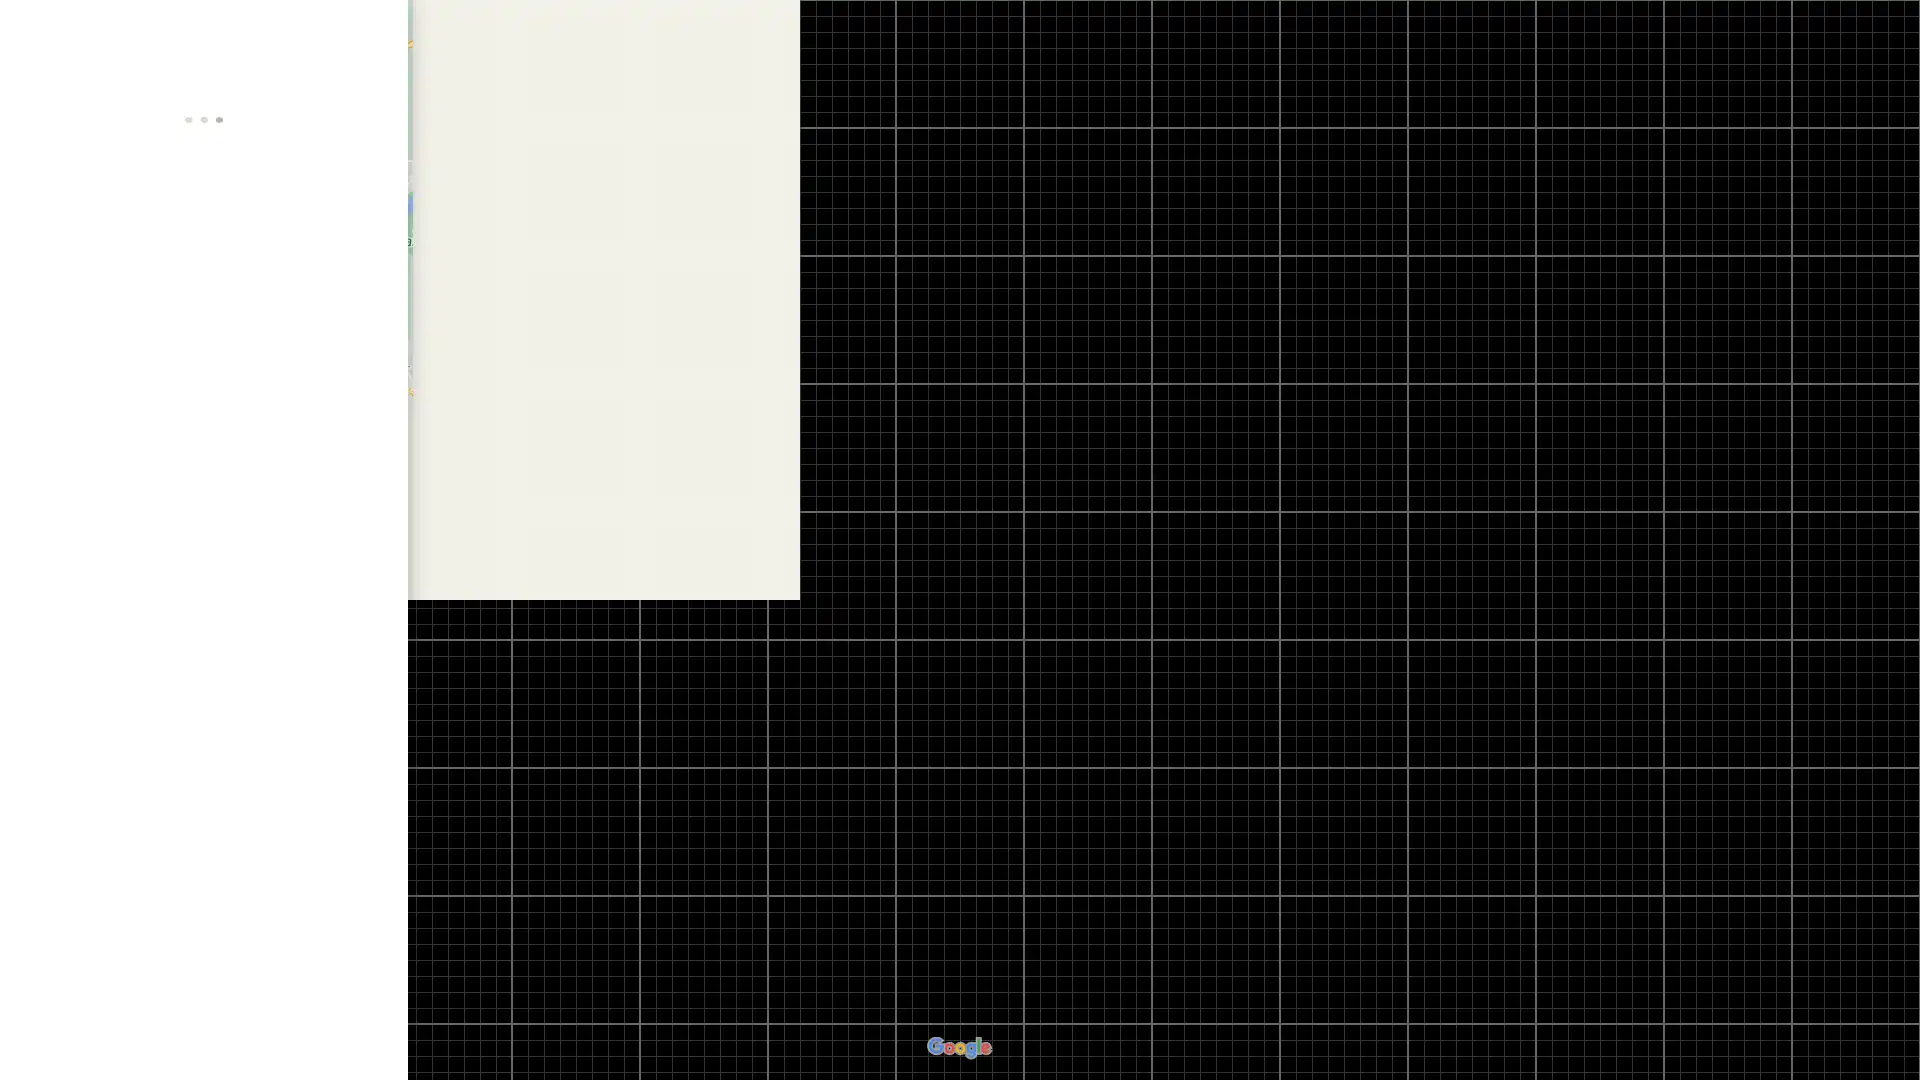 The image size is (1920, 1080). I want to click on Share TOVARNA.CZ, s.r.o., so click(349, 390).